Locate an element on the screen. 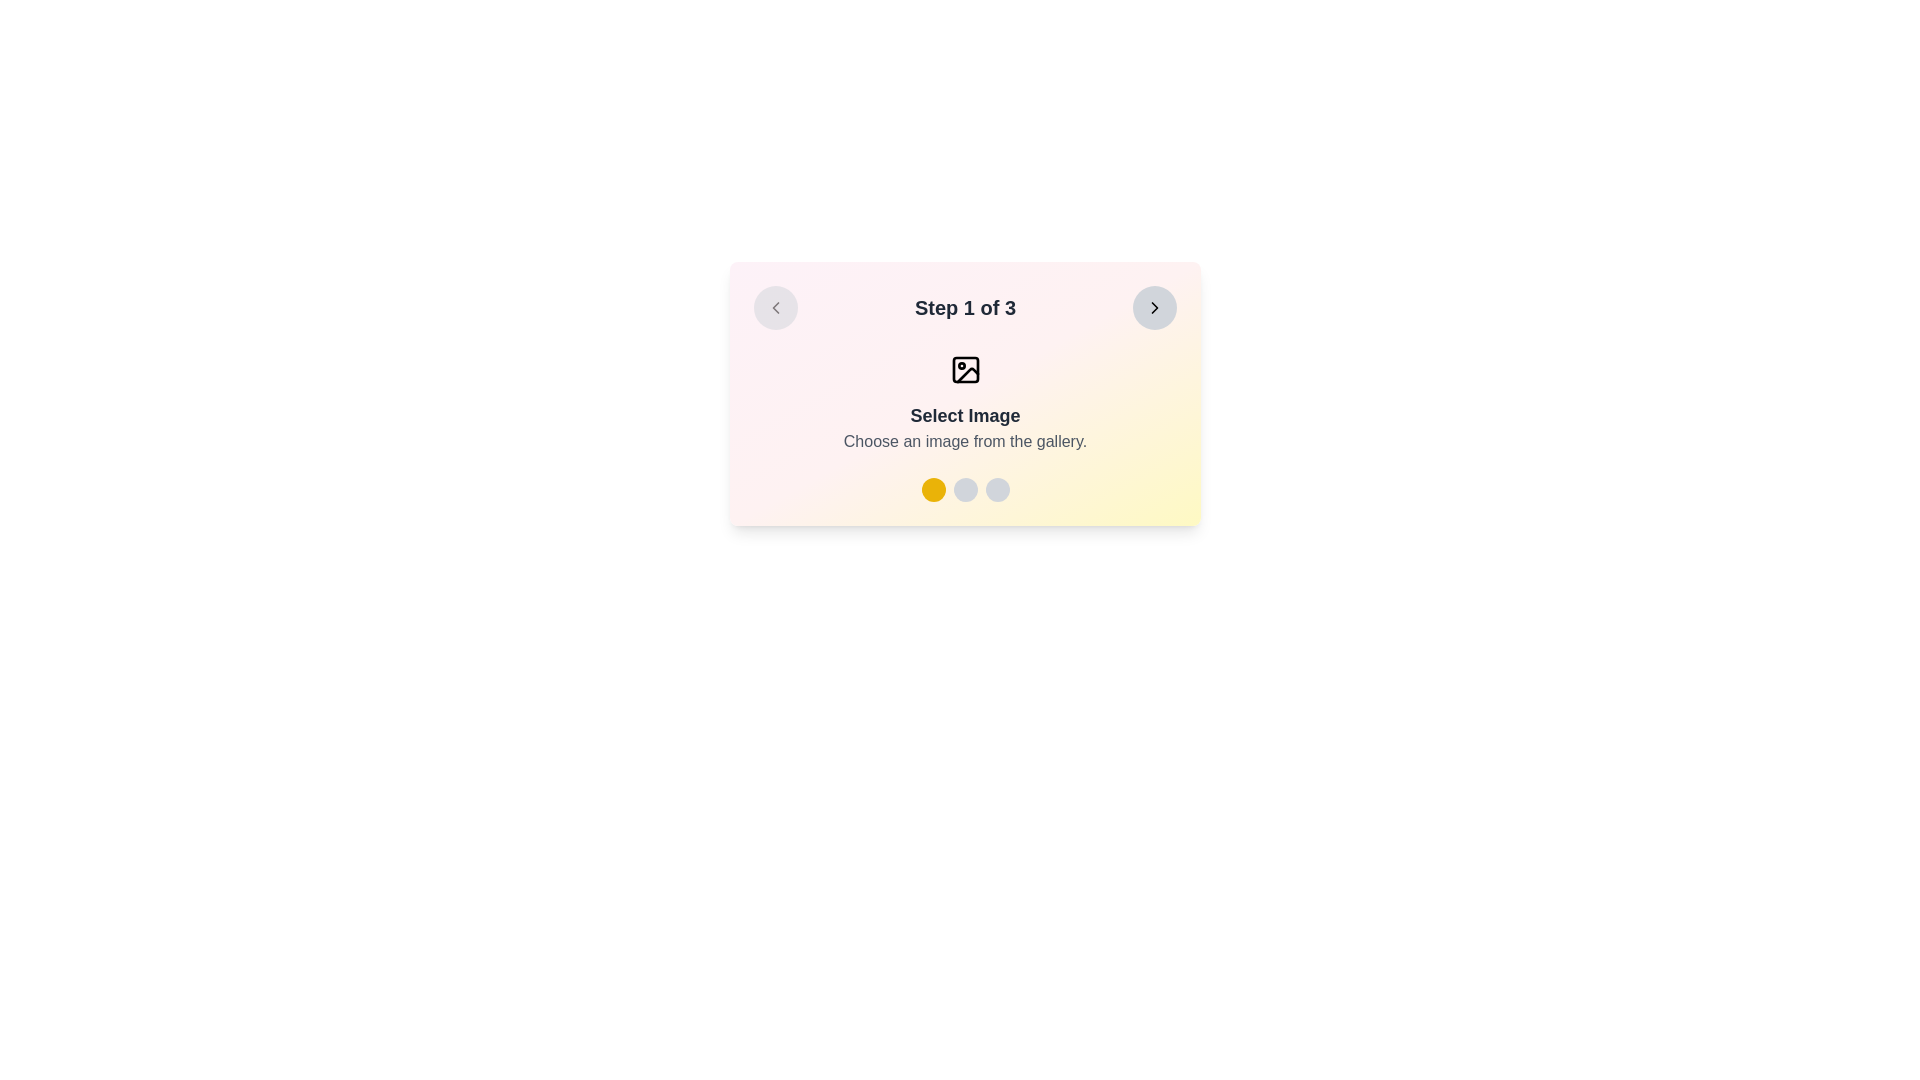 This screenshot has width=1920, height=1080. the chevron icon located within the rounded button on the left side of the step progression interface is located at coordinates (775, 308).